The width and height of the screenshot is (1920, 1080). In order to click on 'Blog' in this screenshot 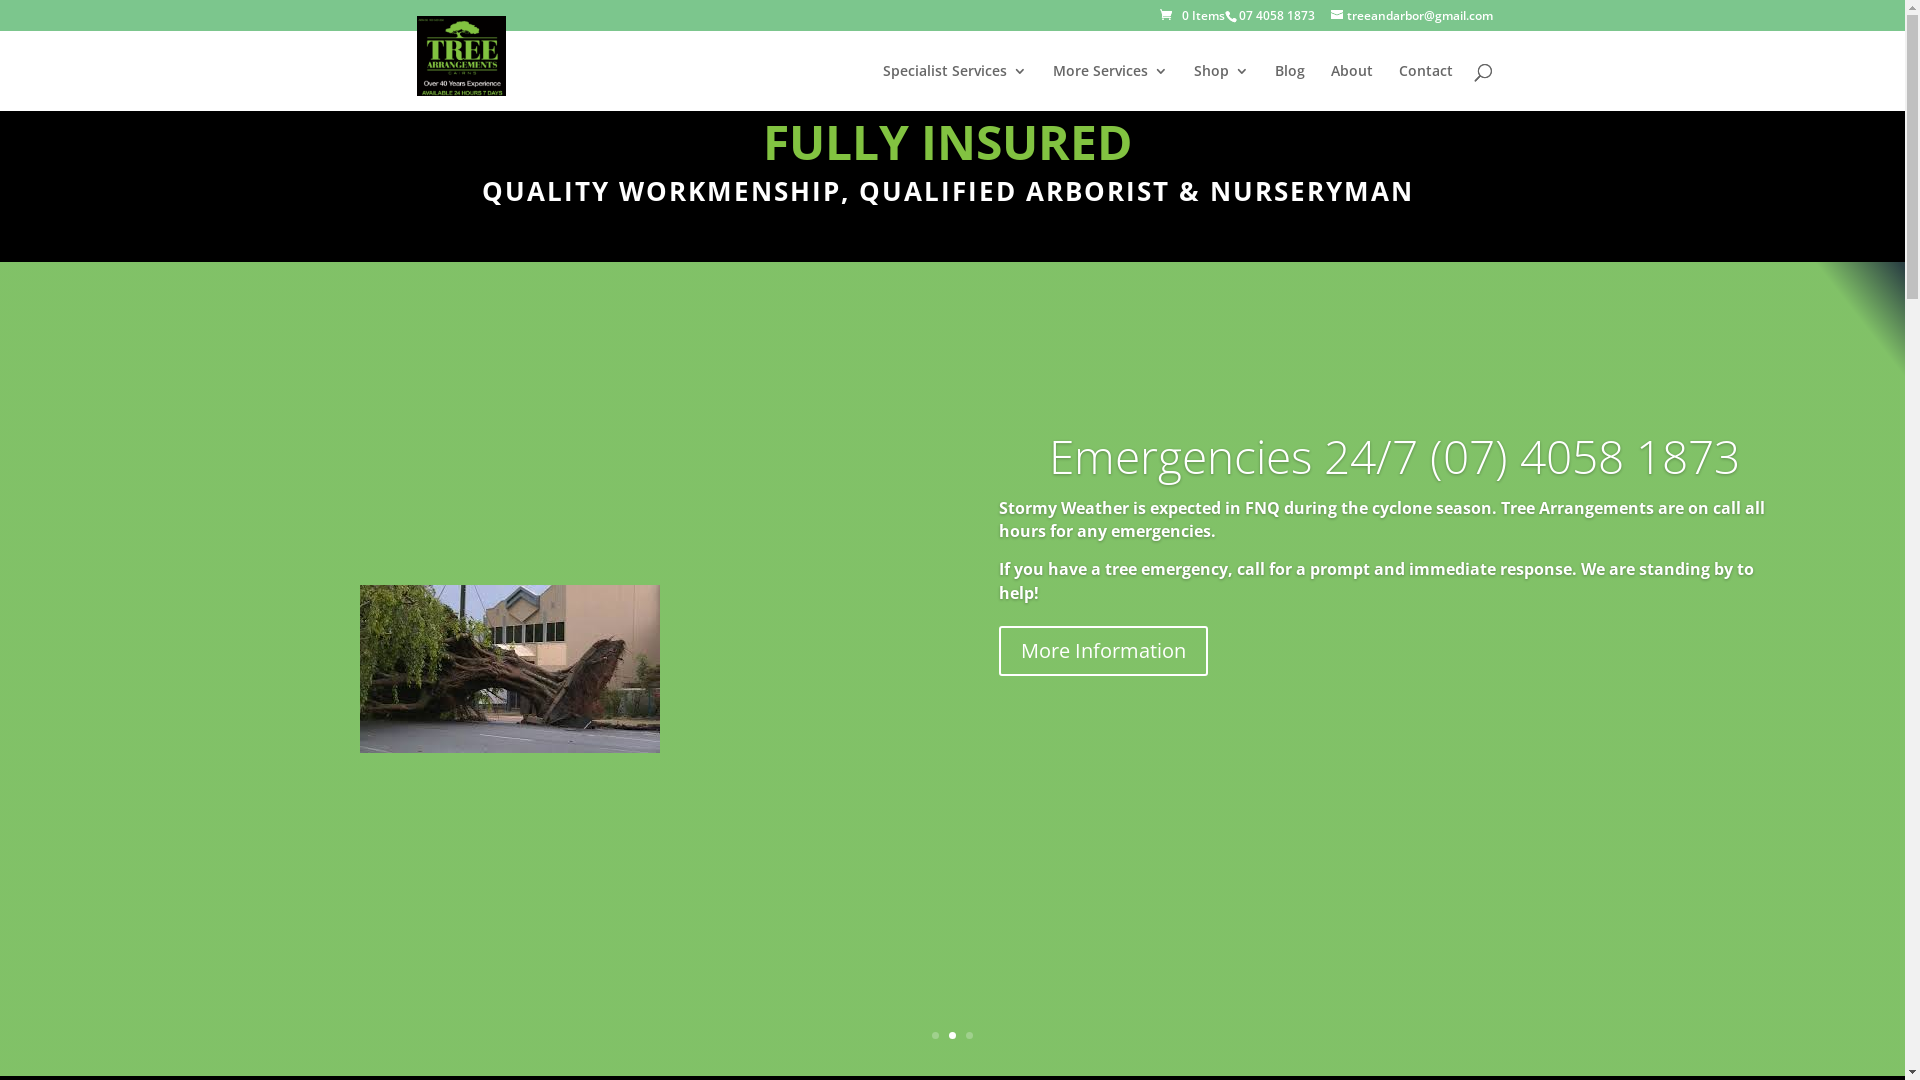, I will do `click(1289, 86)`.